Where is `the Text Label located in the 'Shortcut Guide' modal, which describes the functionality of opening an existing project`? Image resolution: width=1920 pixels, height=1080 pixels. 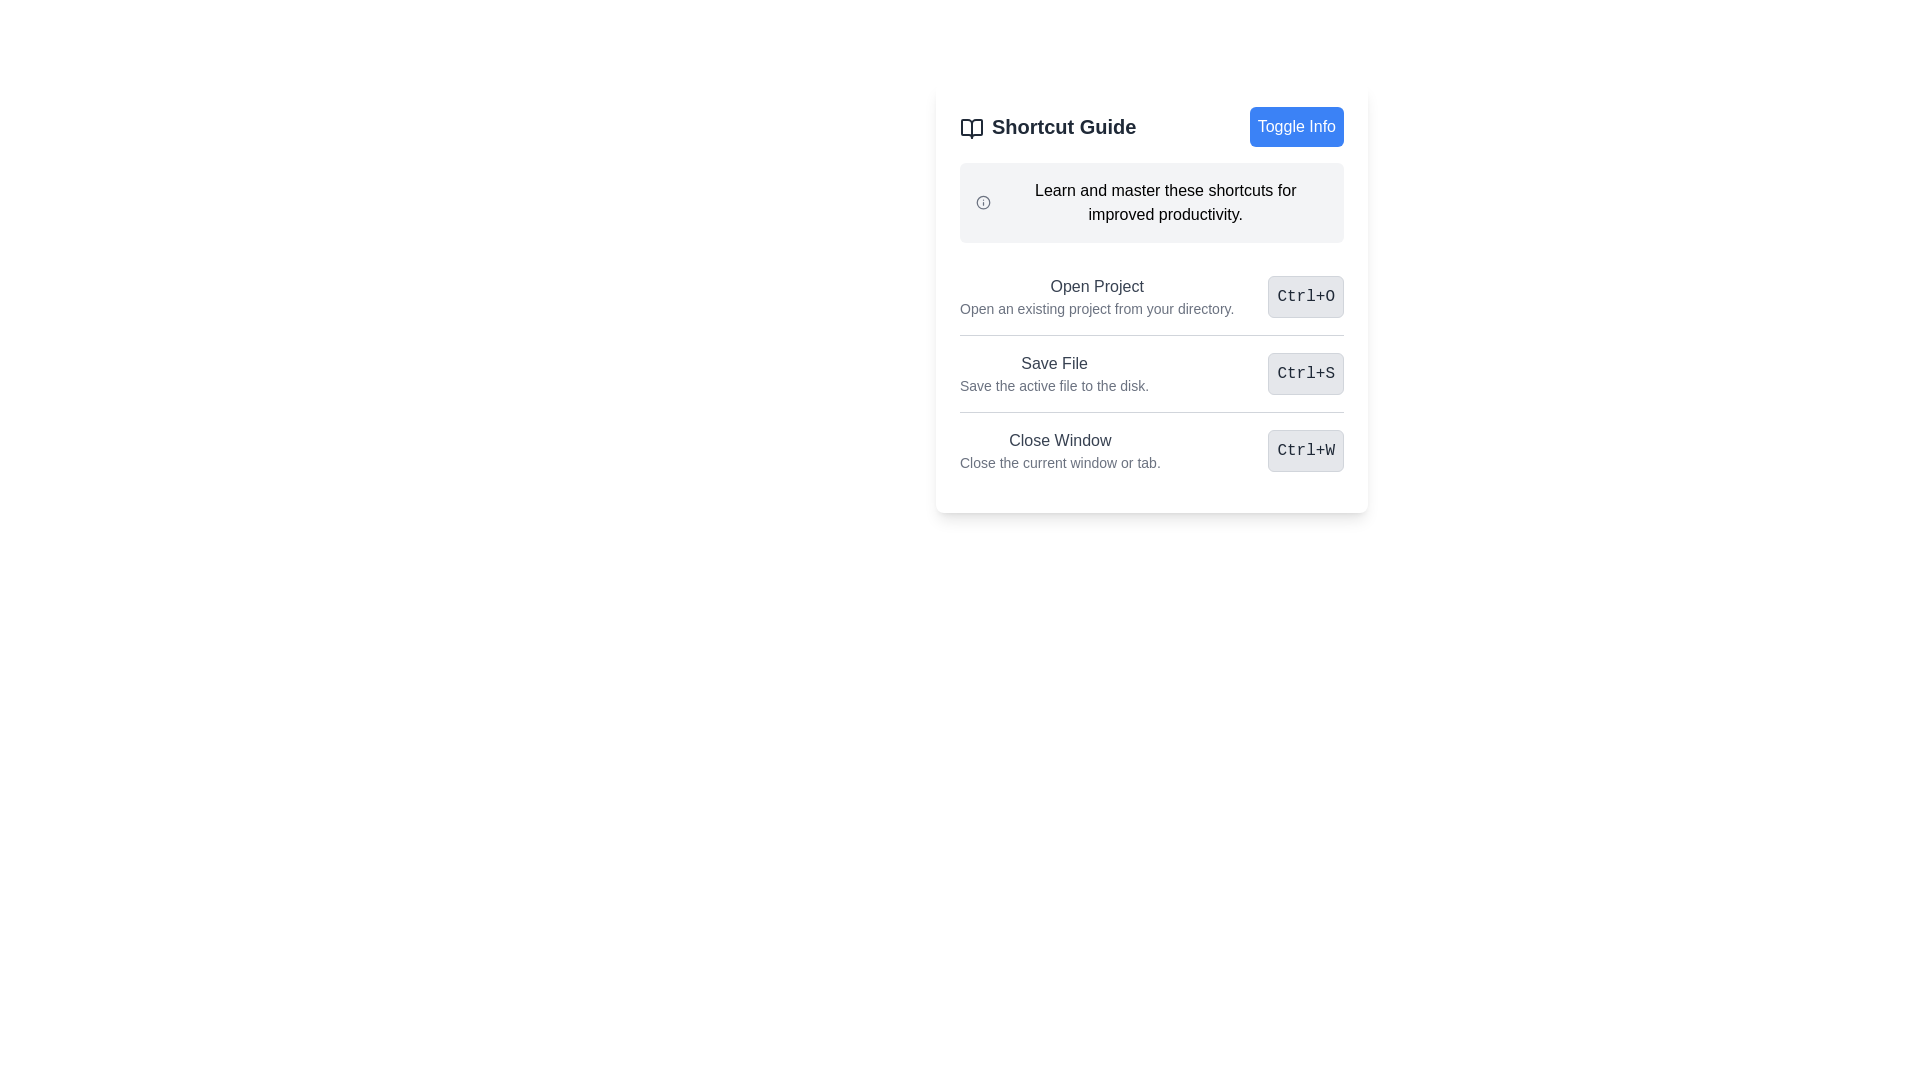 the Text Label located in the 'Shortcut Guide' modal, which describes the functionality of opening an existing project is located at coordinates (1096, 297).